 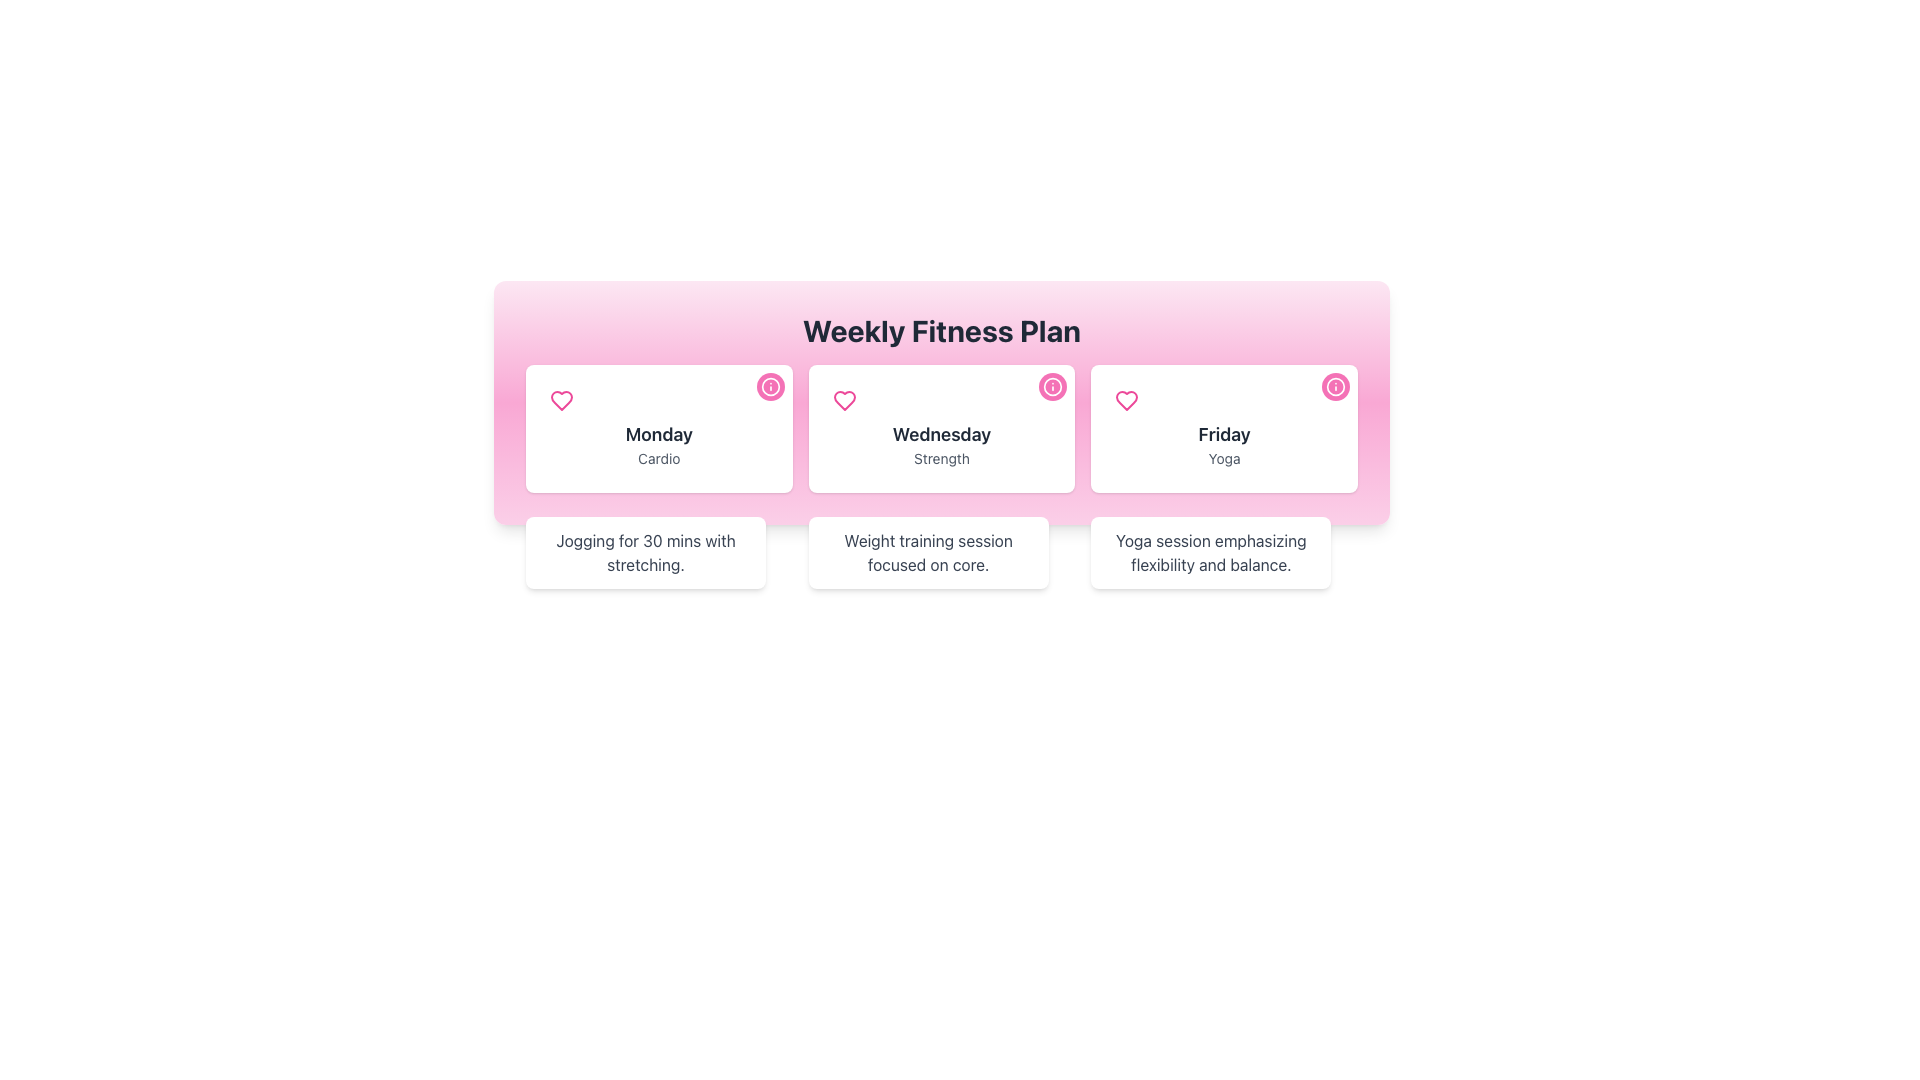 I want to click on the 'Cardio' text label, which is a smaller gray font located within the 'Monday' card, positioned directly below the 'Monday' header, so click(x=659, y=459).